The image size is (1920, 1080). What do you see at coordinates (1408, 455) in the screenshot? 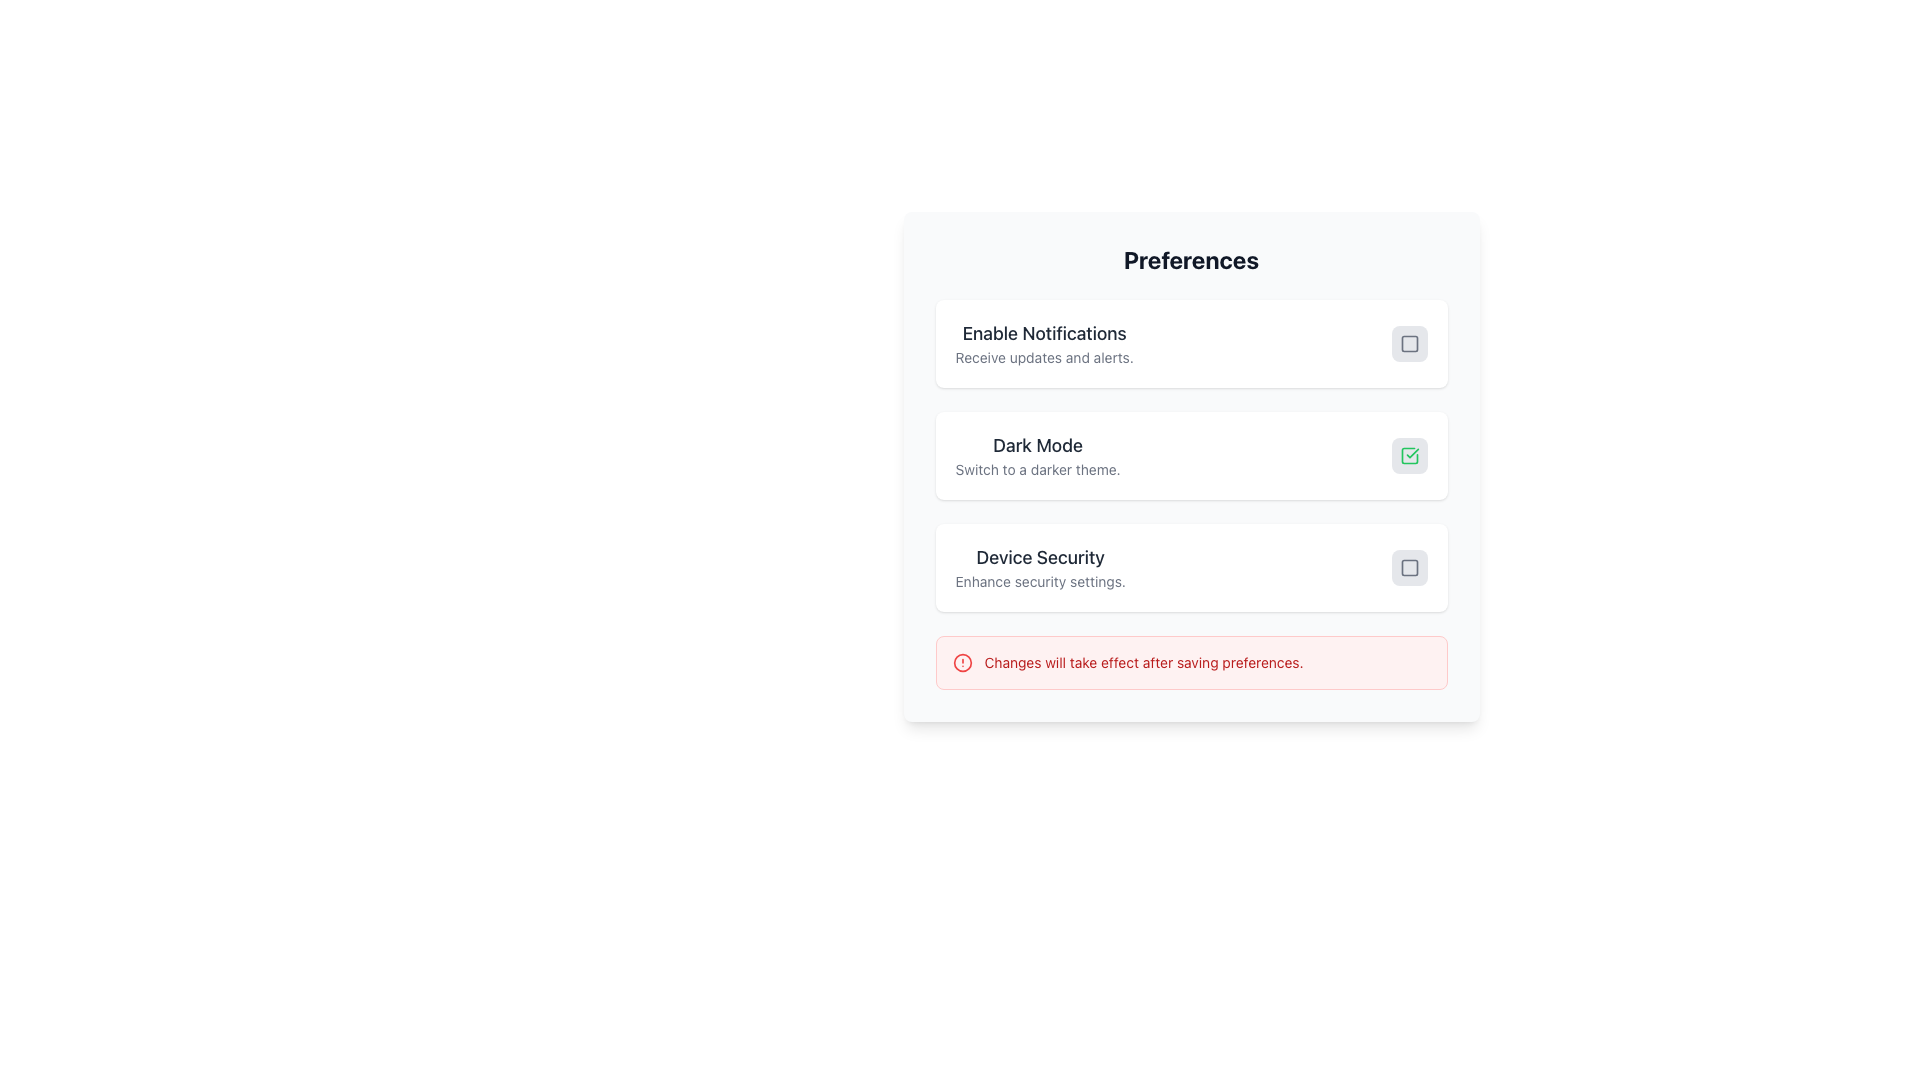
I see `the toggle button with a green checkmark inside a square` at bounding box center [1408, 455].